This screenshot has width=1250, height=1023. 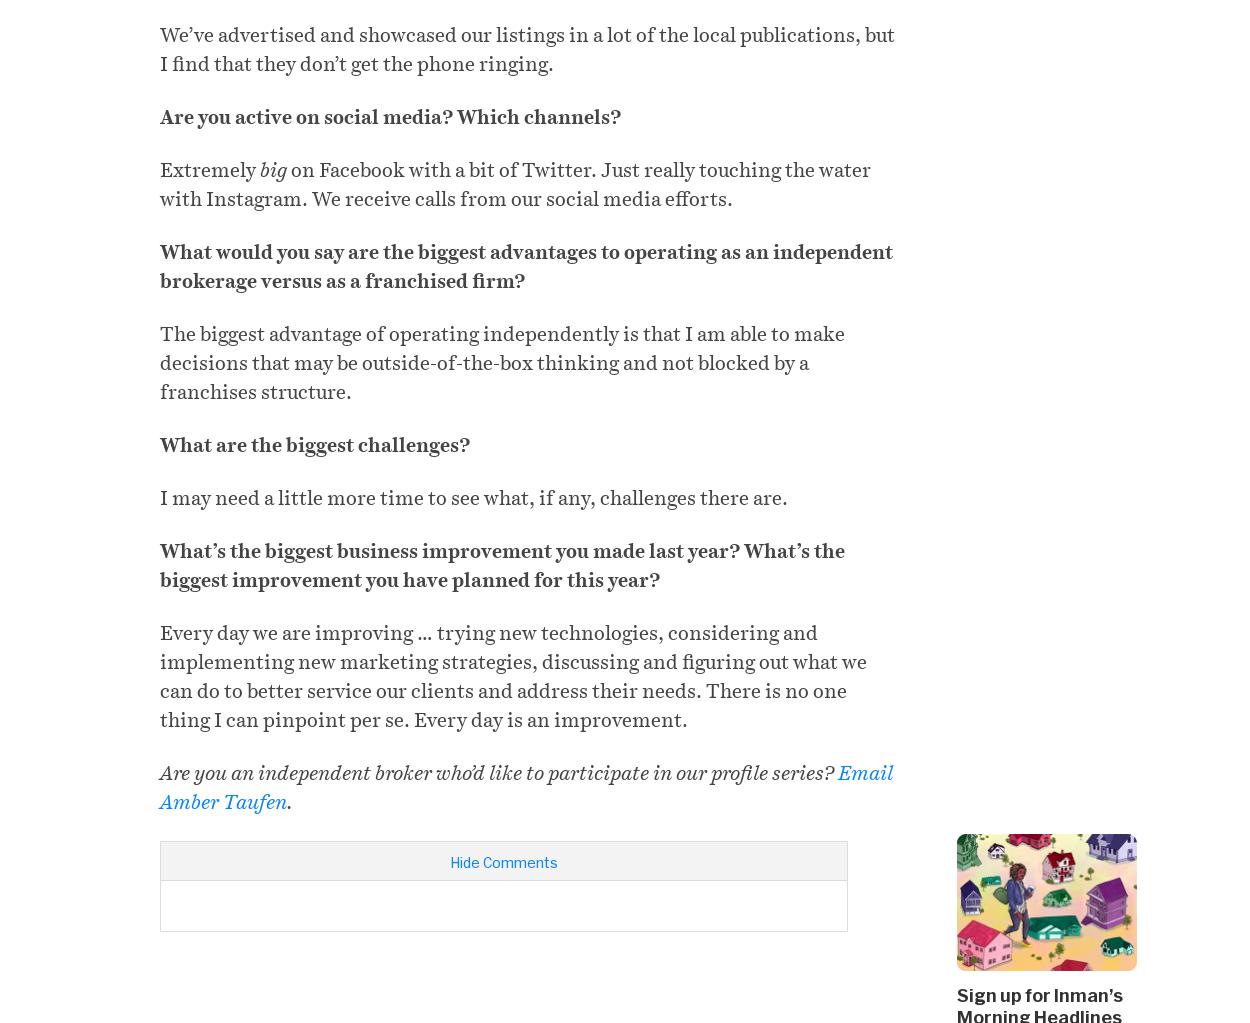 I want to click on 'The biggest advantage of operating independently is that I am able to make decisions that may be outside-of-the-box thinking and not blocked by a franchises structure.', so click(x=502, y=361).